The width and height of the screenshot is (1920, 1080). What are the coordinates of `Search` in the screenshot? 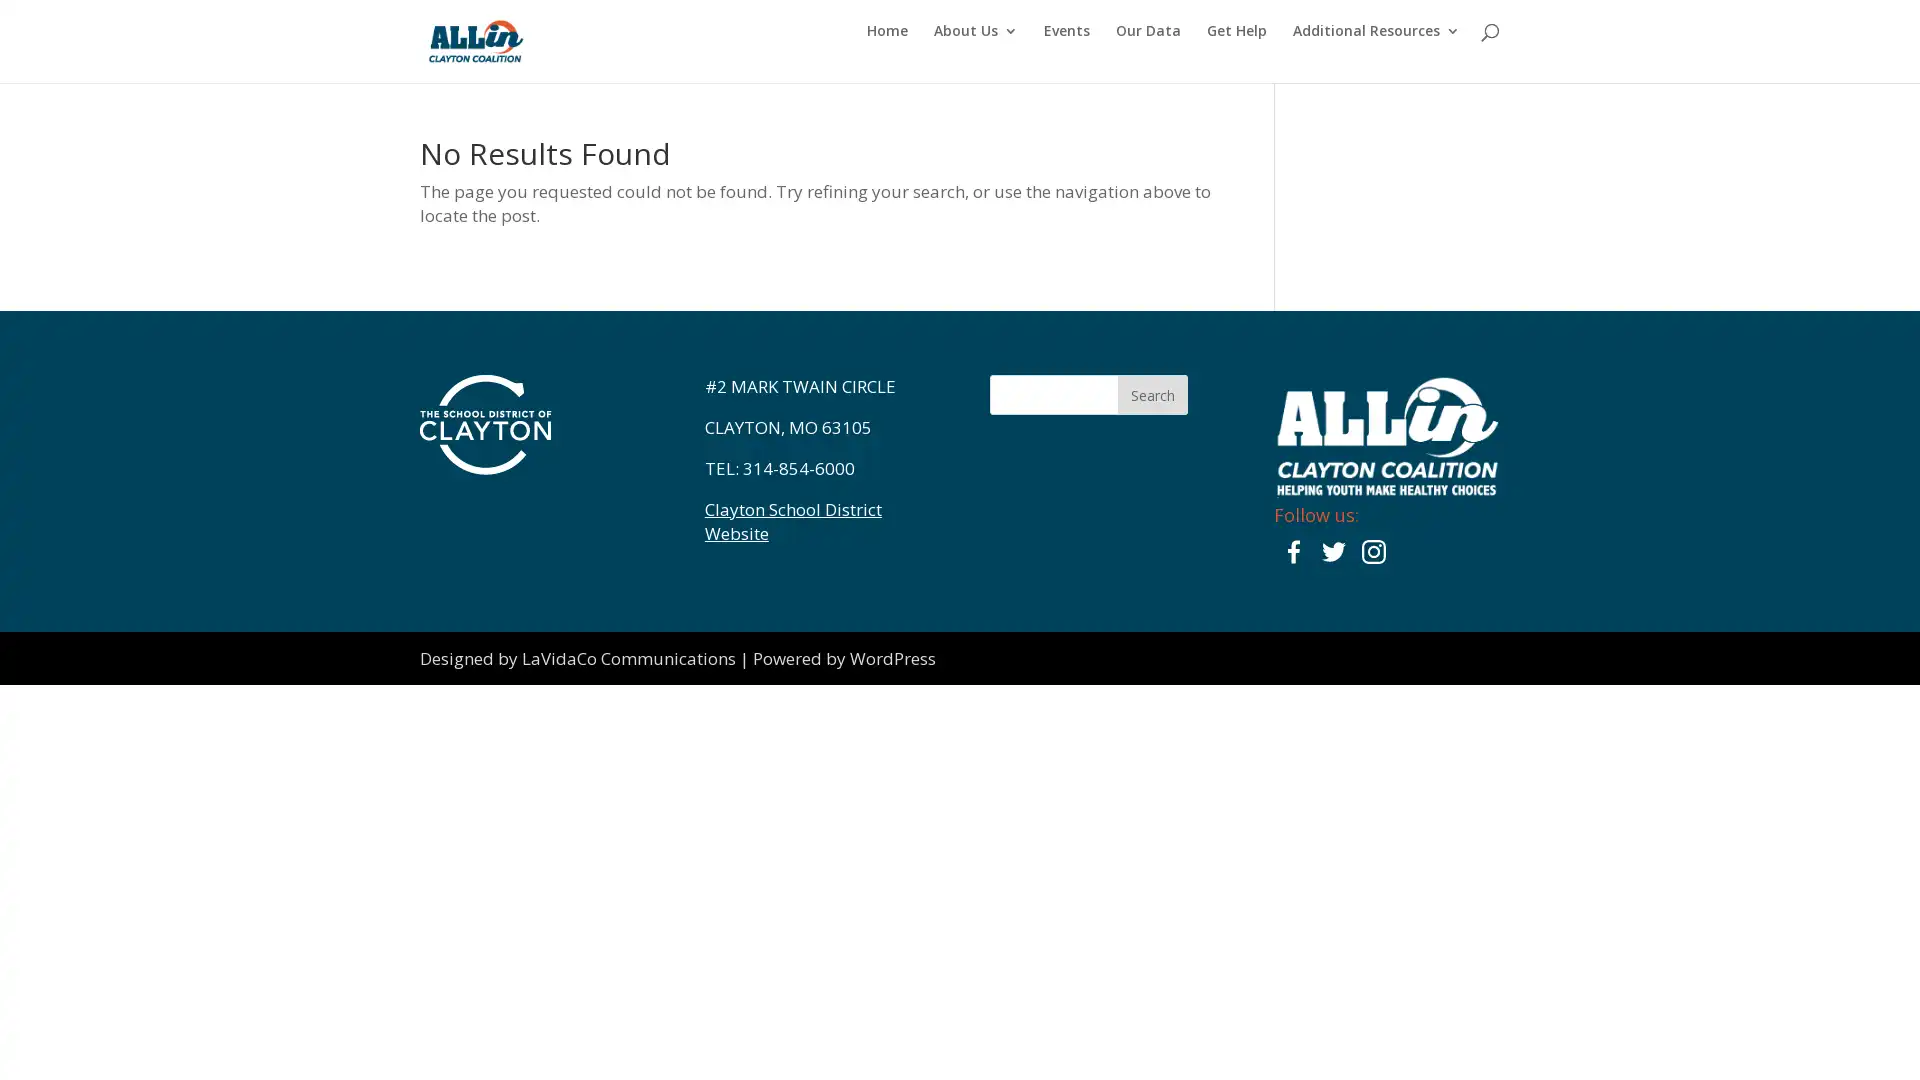 It's located at (1152, 402).